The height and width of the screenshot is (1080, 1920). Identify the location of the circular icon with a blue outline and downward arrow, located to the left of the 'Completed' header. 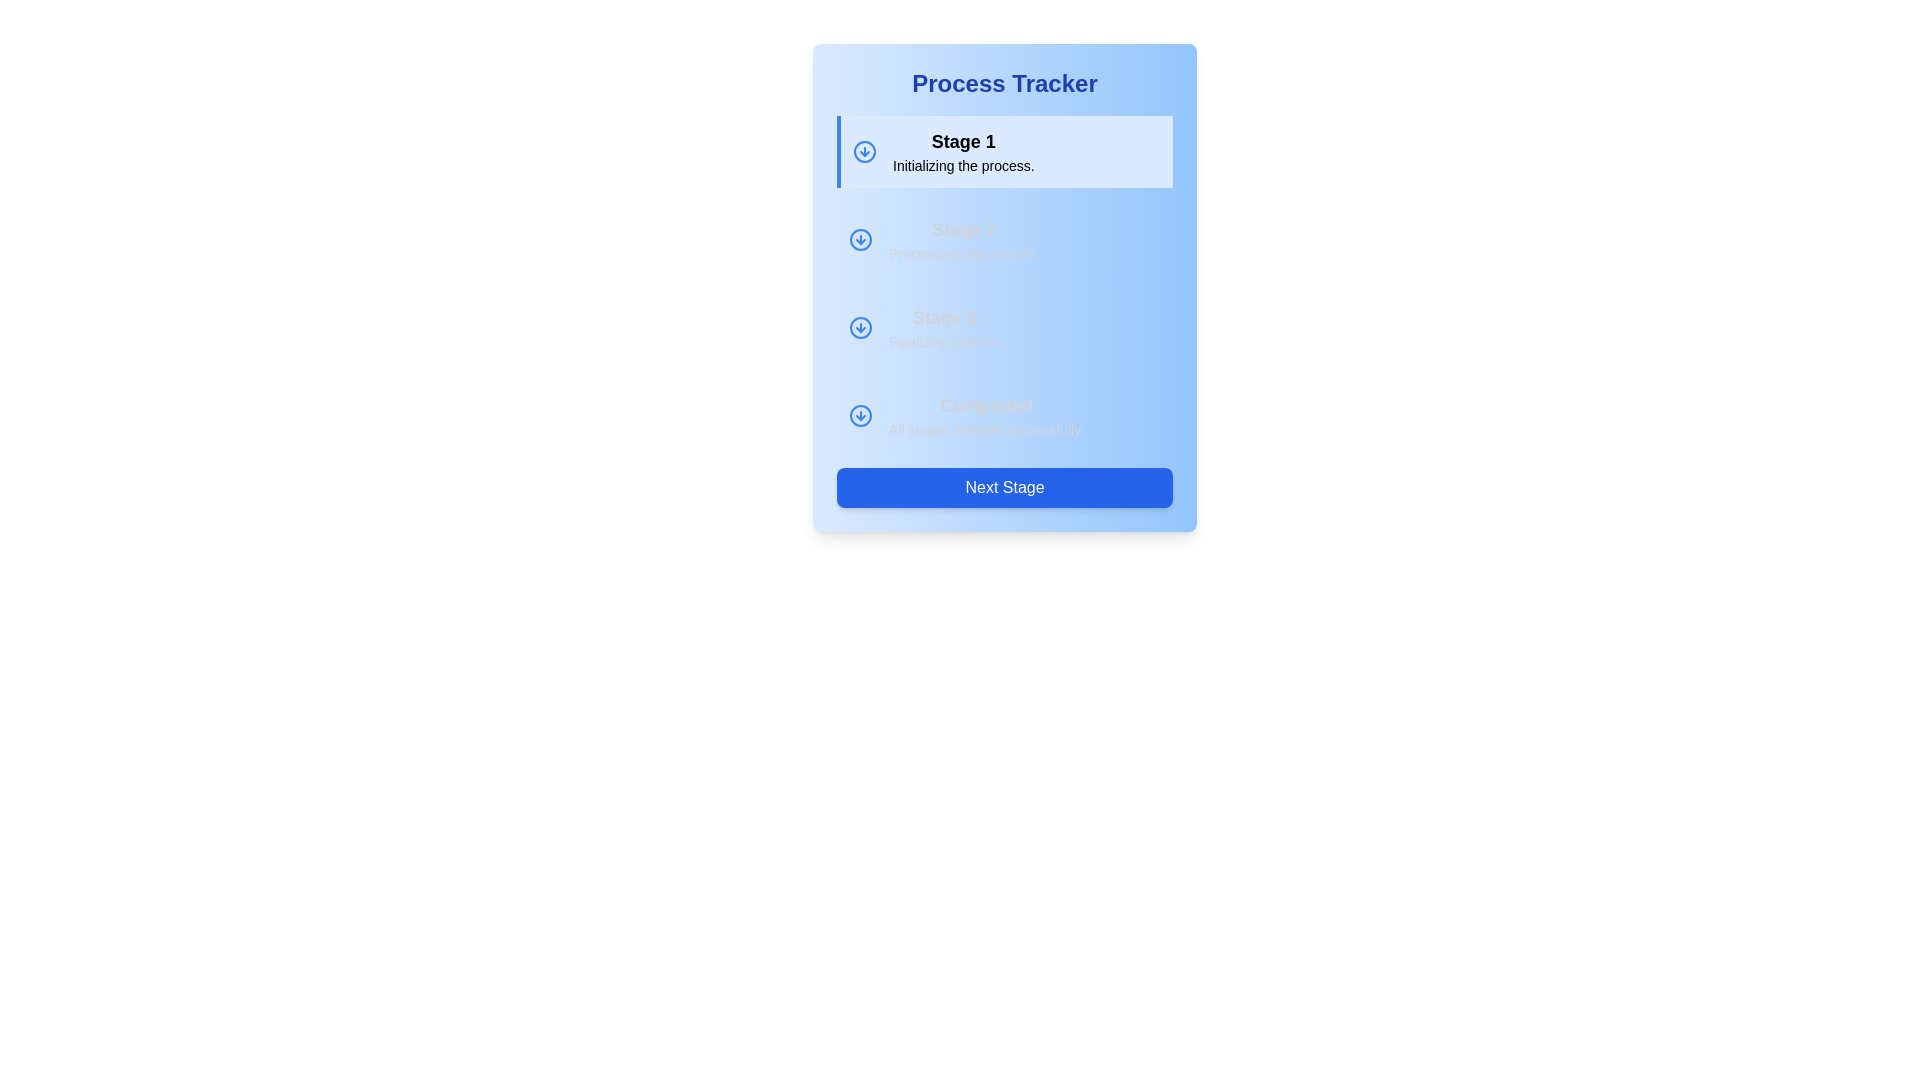
(860, 415).